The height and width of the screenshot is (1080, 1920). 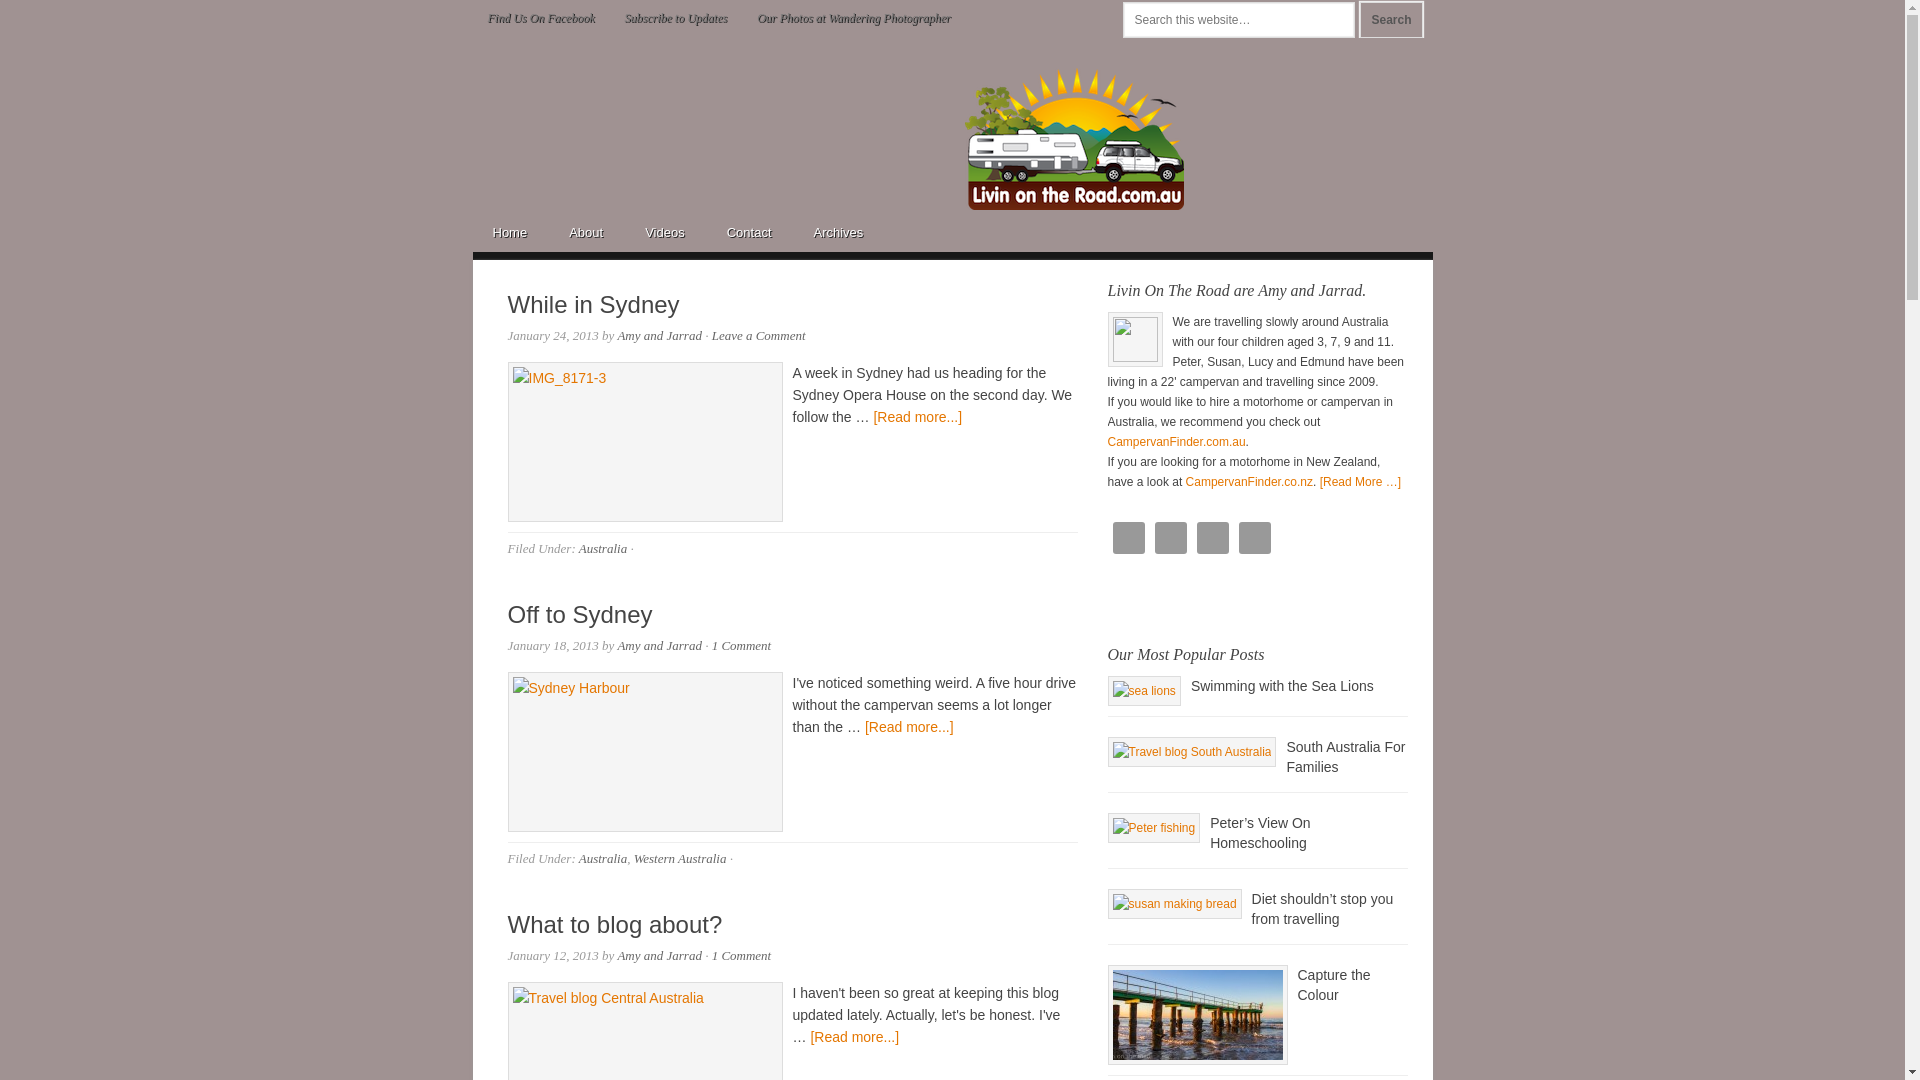 I want to click on 'Twitter', so click(x=1237, y=536).